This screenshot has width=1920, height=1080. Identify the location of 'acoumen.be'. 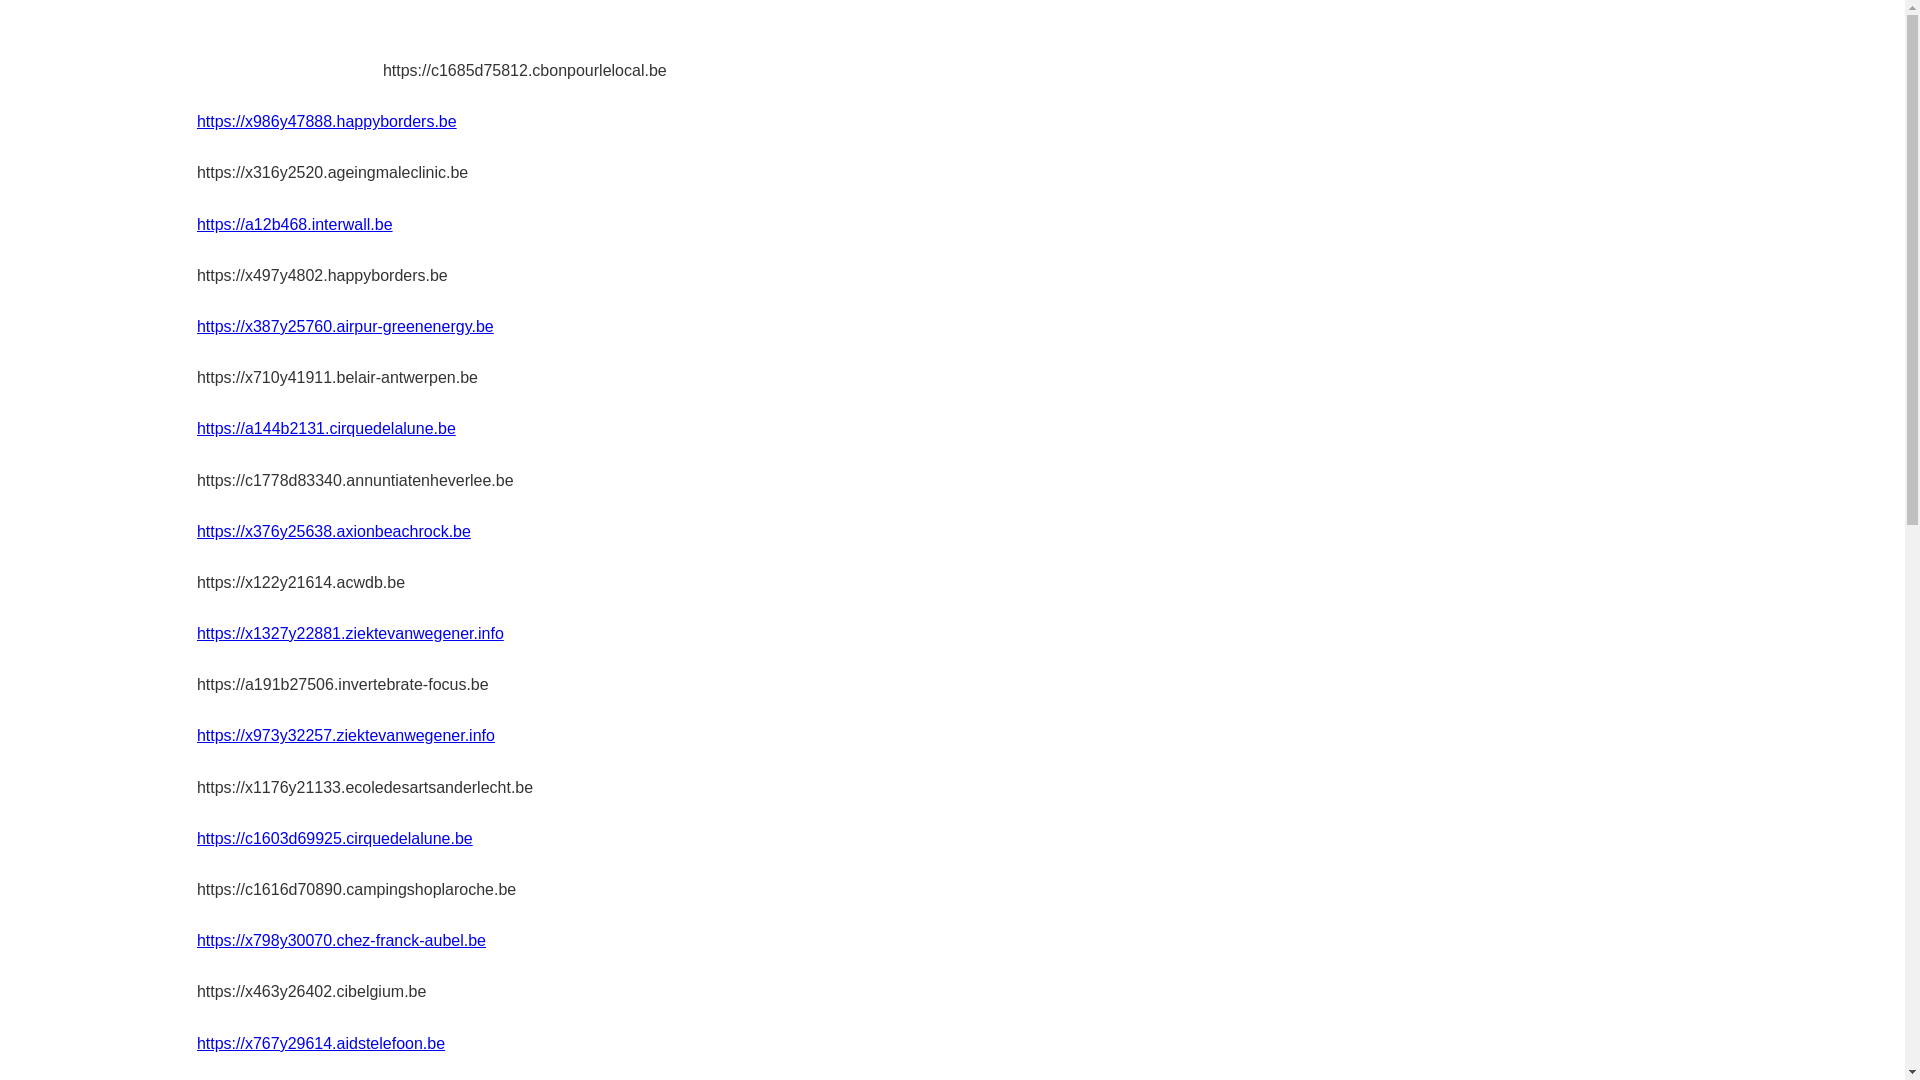
(196, 45).